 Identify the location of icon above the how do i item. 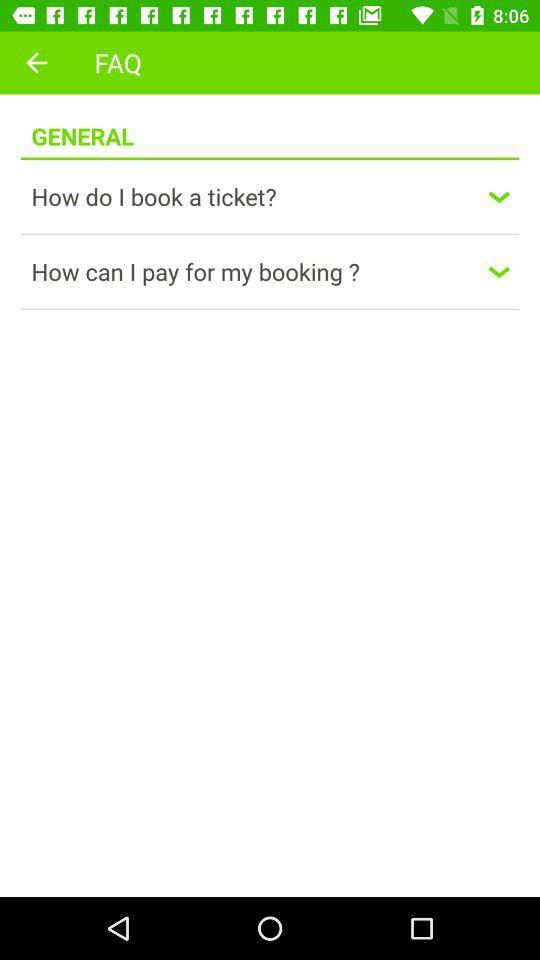
(270, 157).